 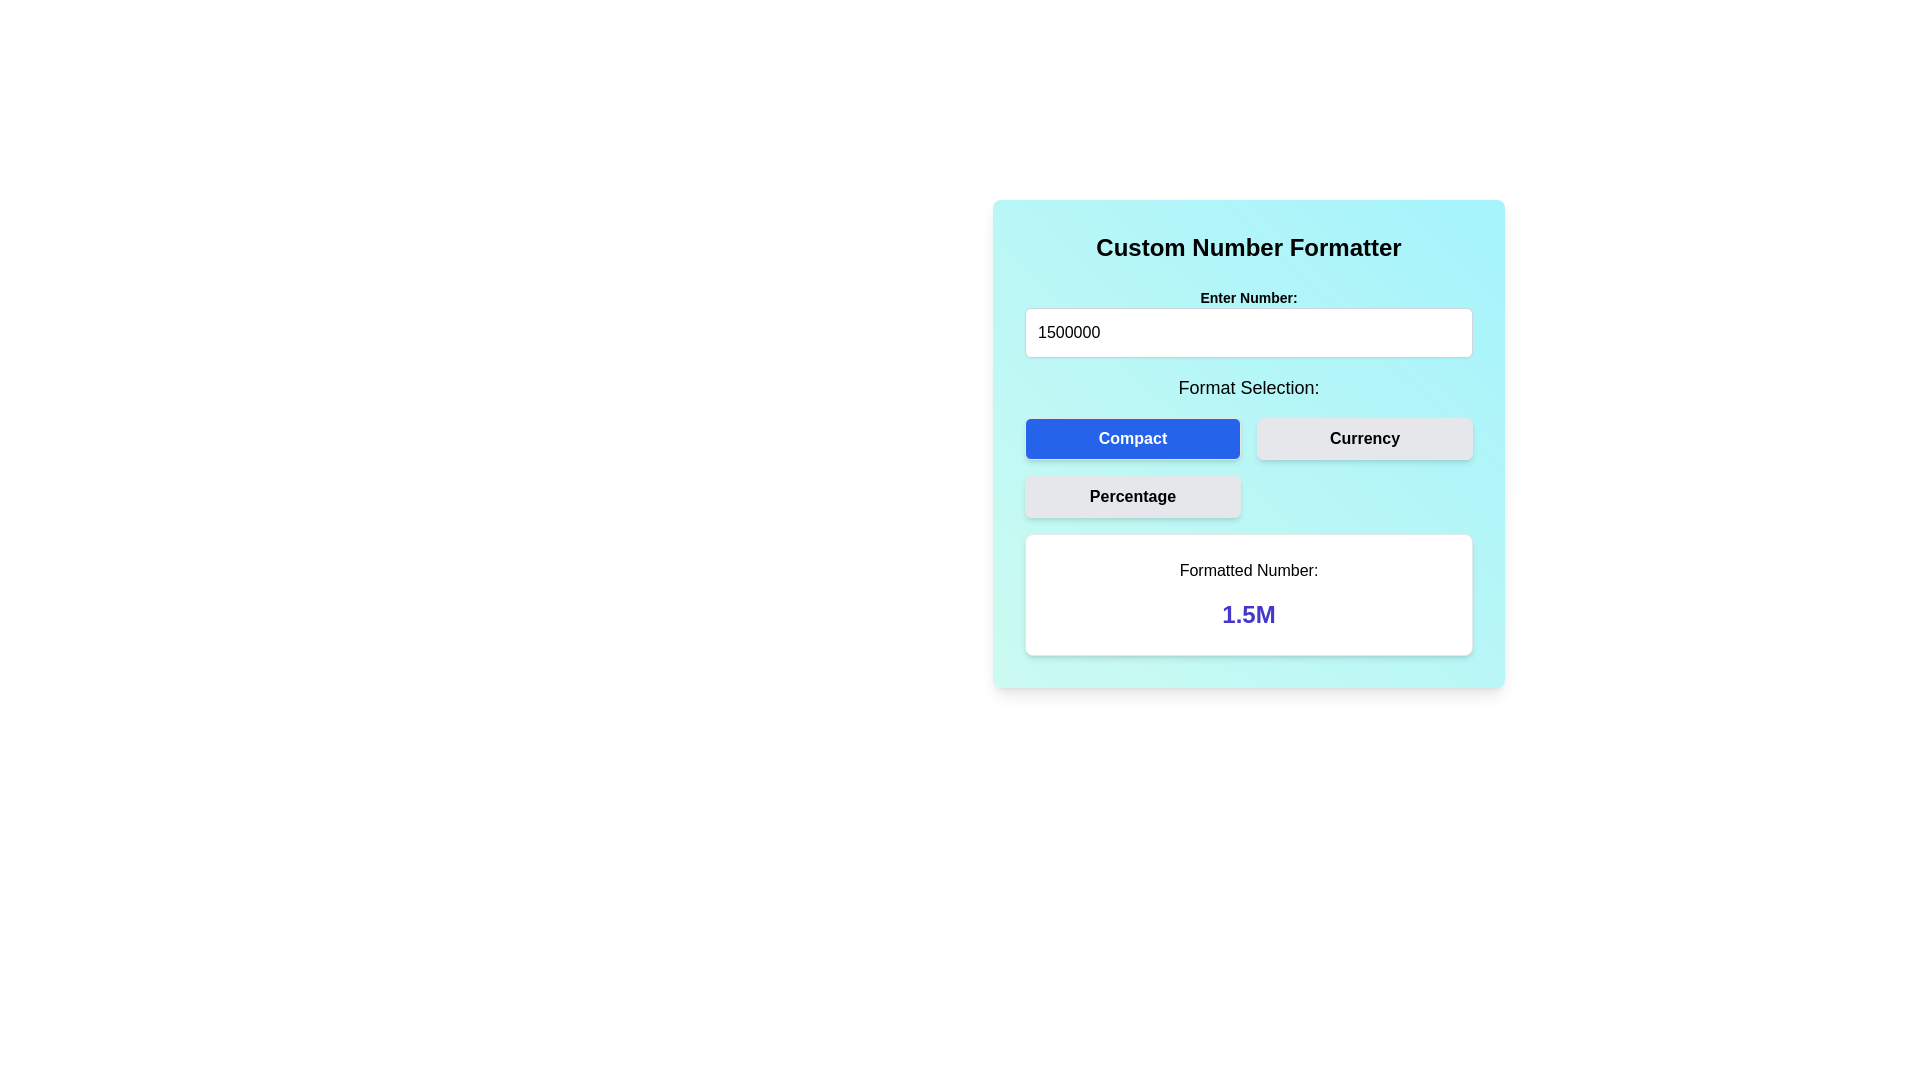 What do you see at coordinates (1247, 388) in the screenshot?
I see `label with the text 'Format Selection:' which is styled in bold and located above the selection buttons` at bounding box center [1247, 388].